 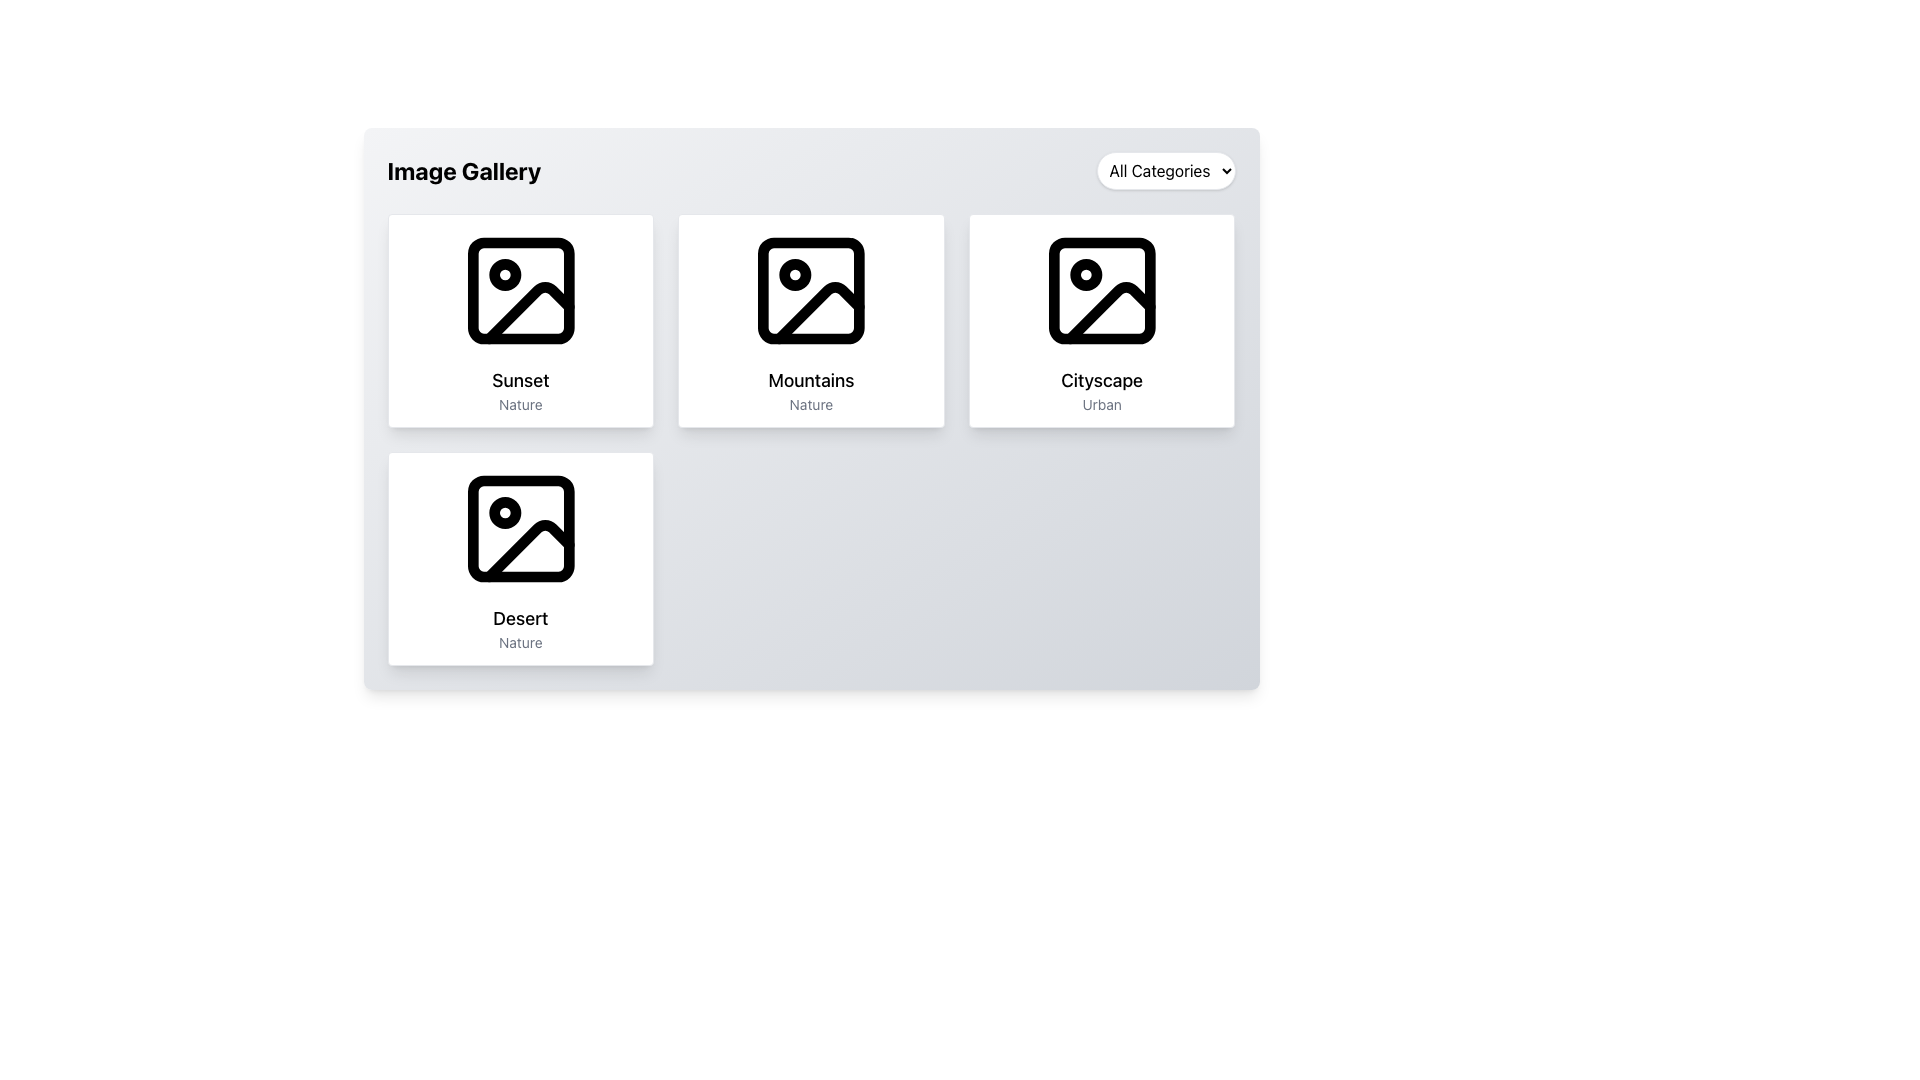 I want to click on the label that serves as the title for a card in the second row, first column of an image gallery layout, positioned beneath an icon and above the smaller-text label 'Nature', so click(x=520, y=617).